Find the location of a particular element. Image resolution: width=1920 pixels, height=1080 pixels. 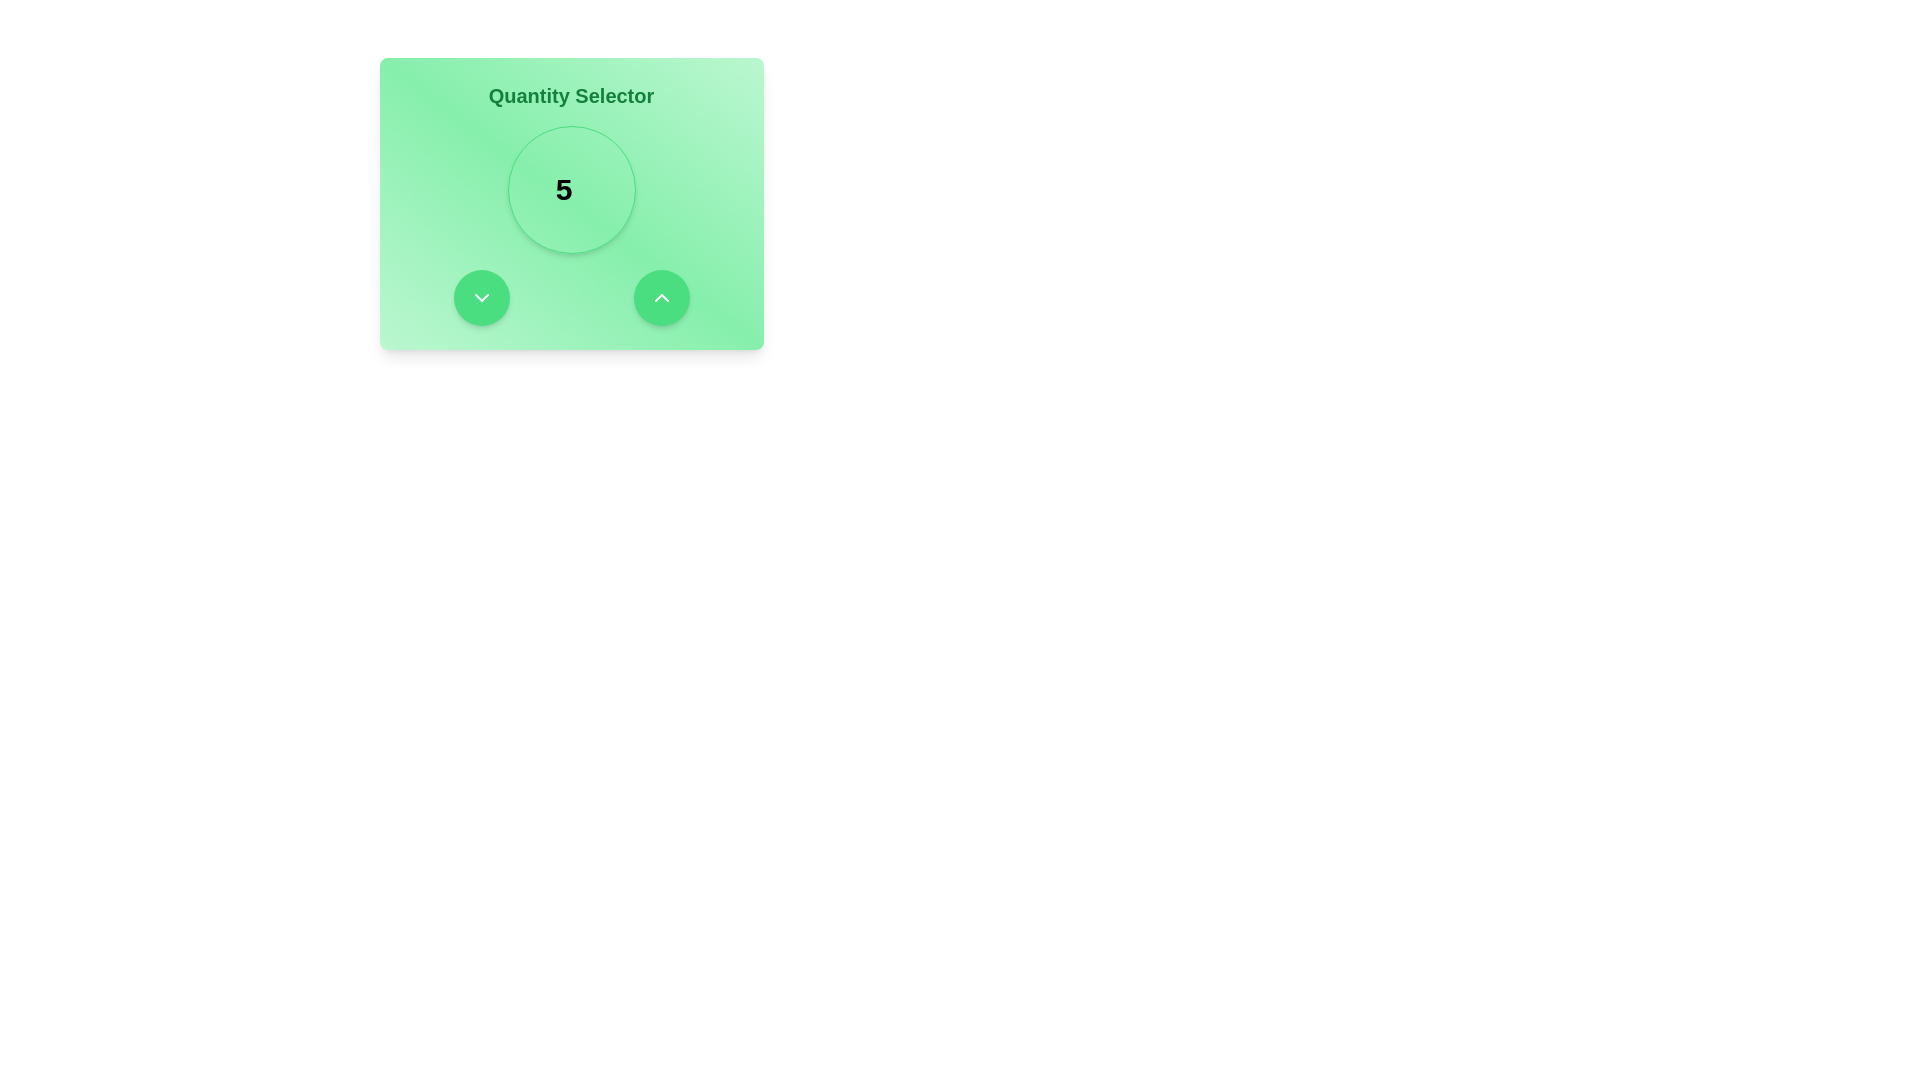

the circular green button with an upward-facing chevron icon to change its background shade is located at coordinates (661, 297).